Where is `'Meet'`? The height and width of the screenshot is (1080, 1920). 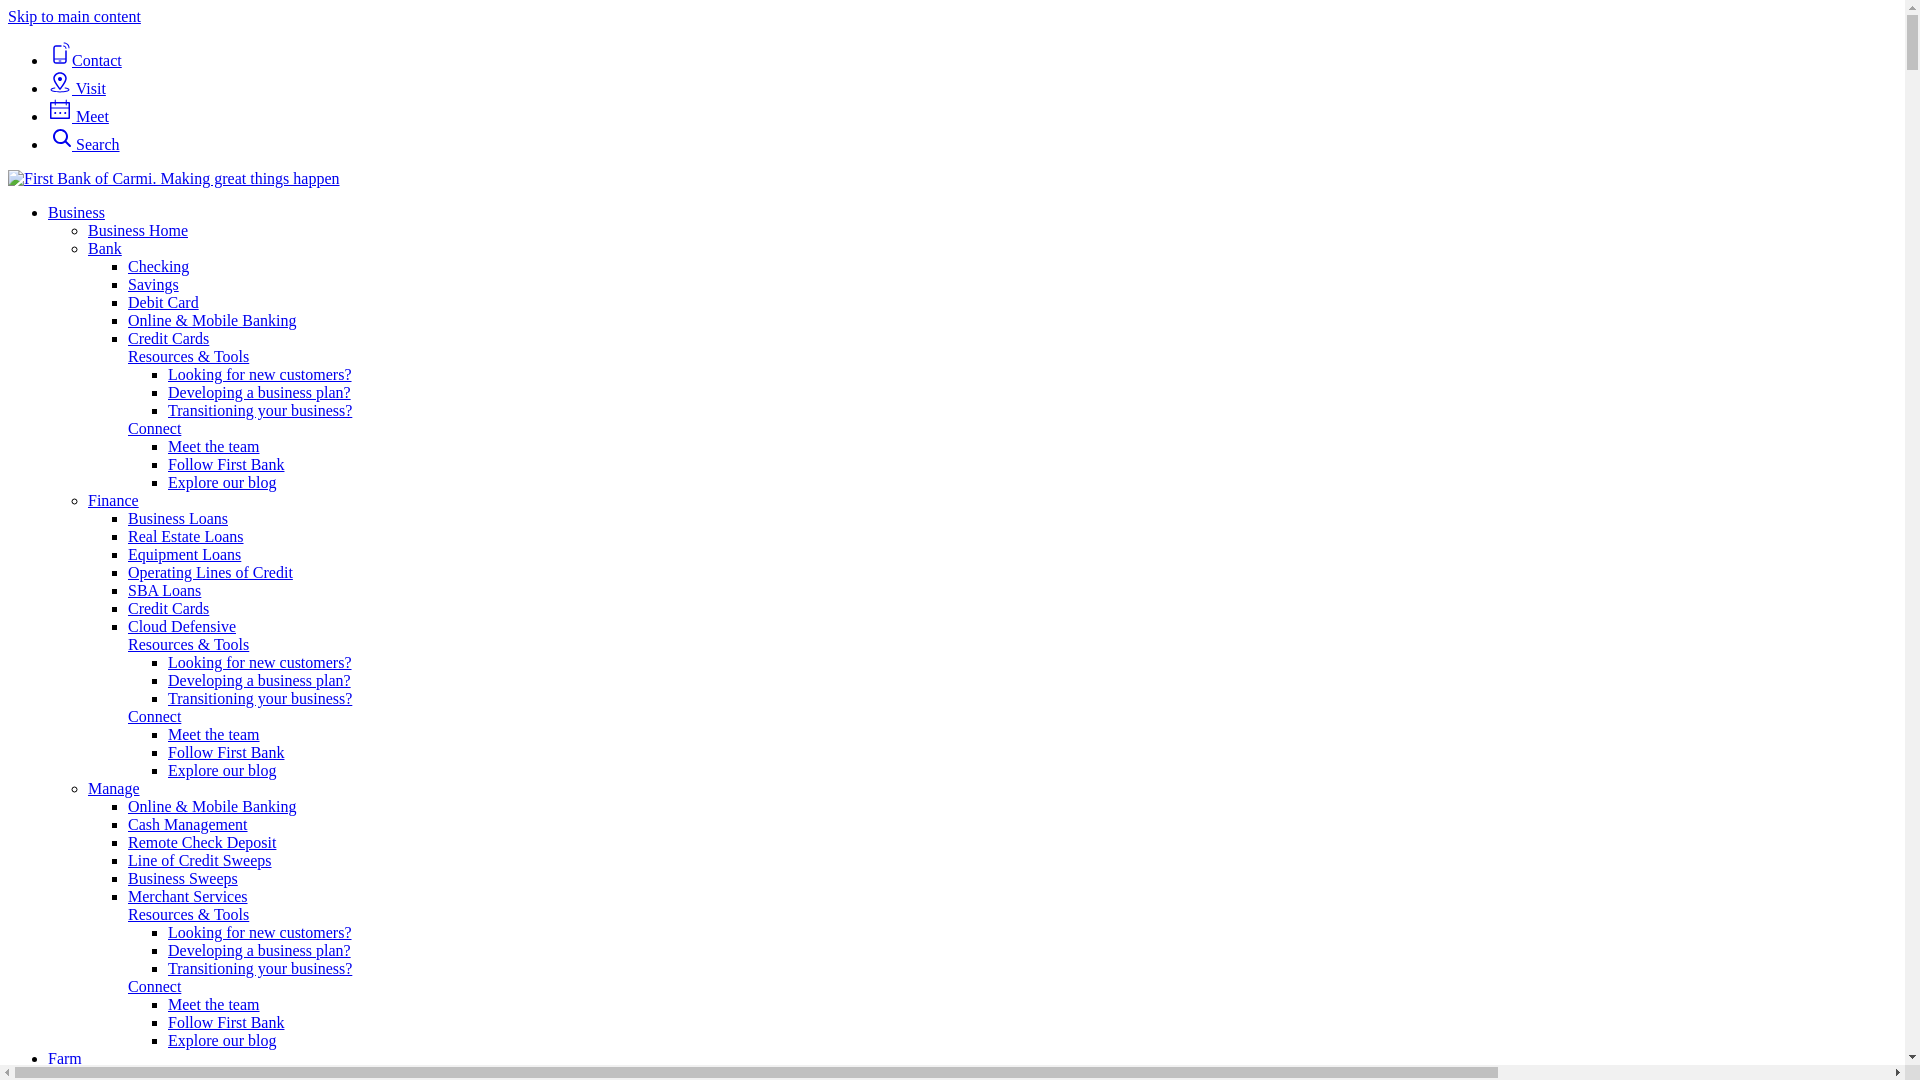 'Meet' is located at coordinates (78, 116).